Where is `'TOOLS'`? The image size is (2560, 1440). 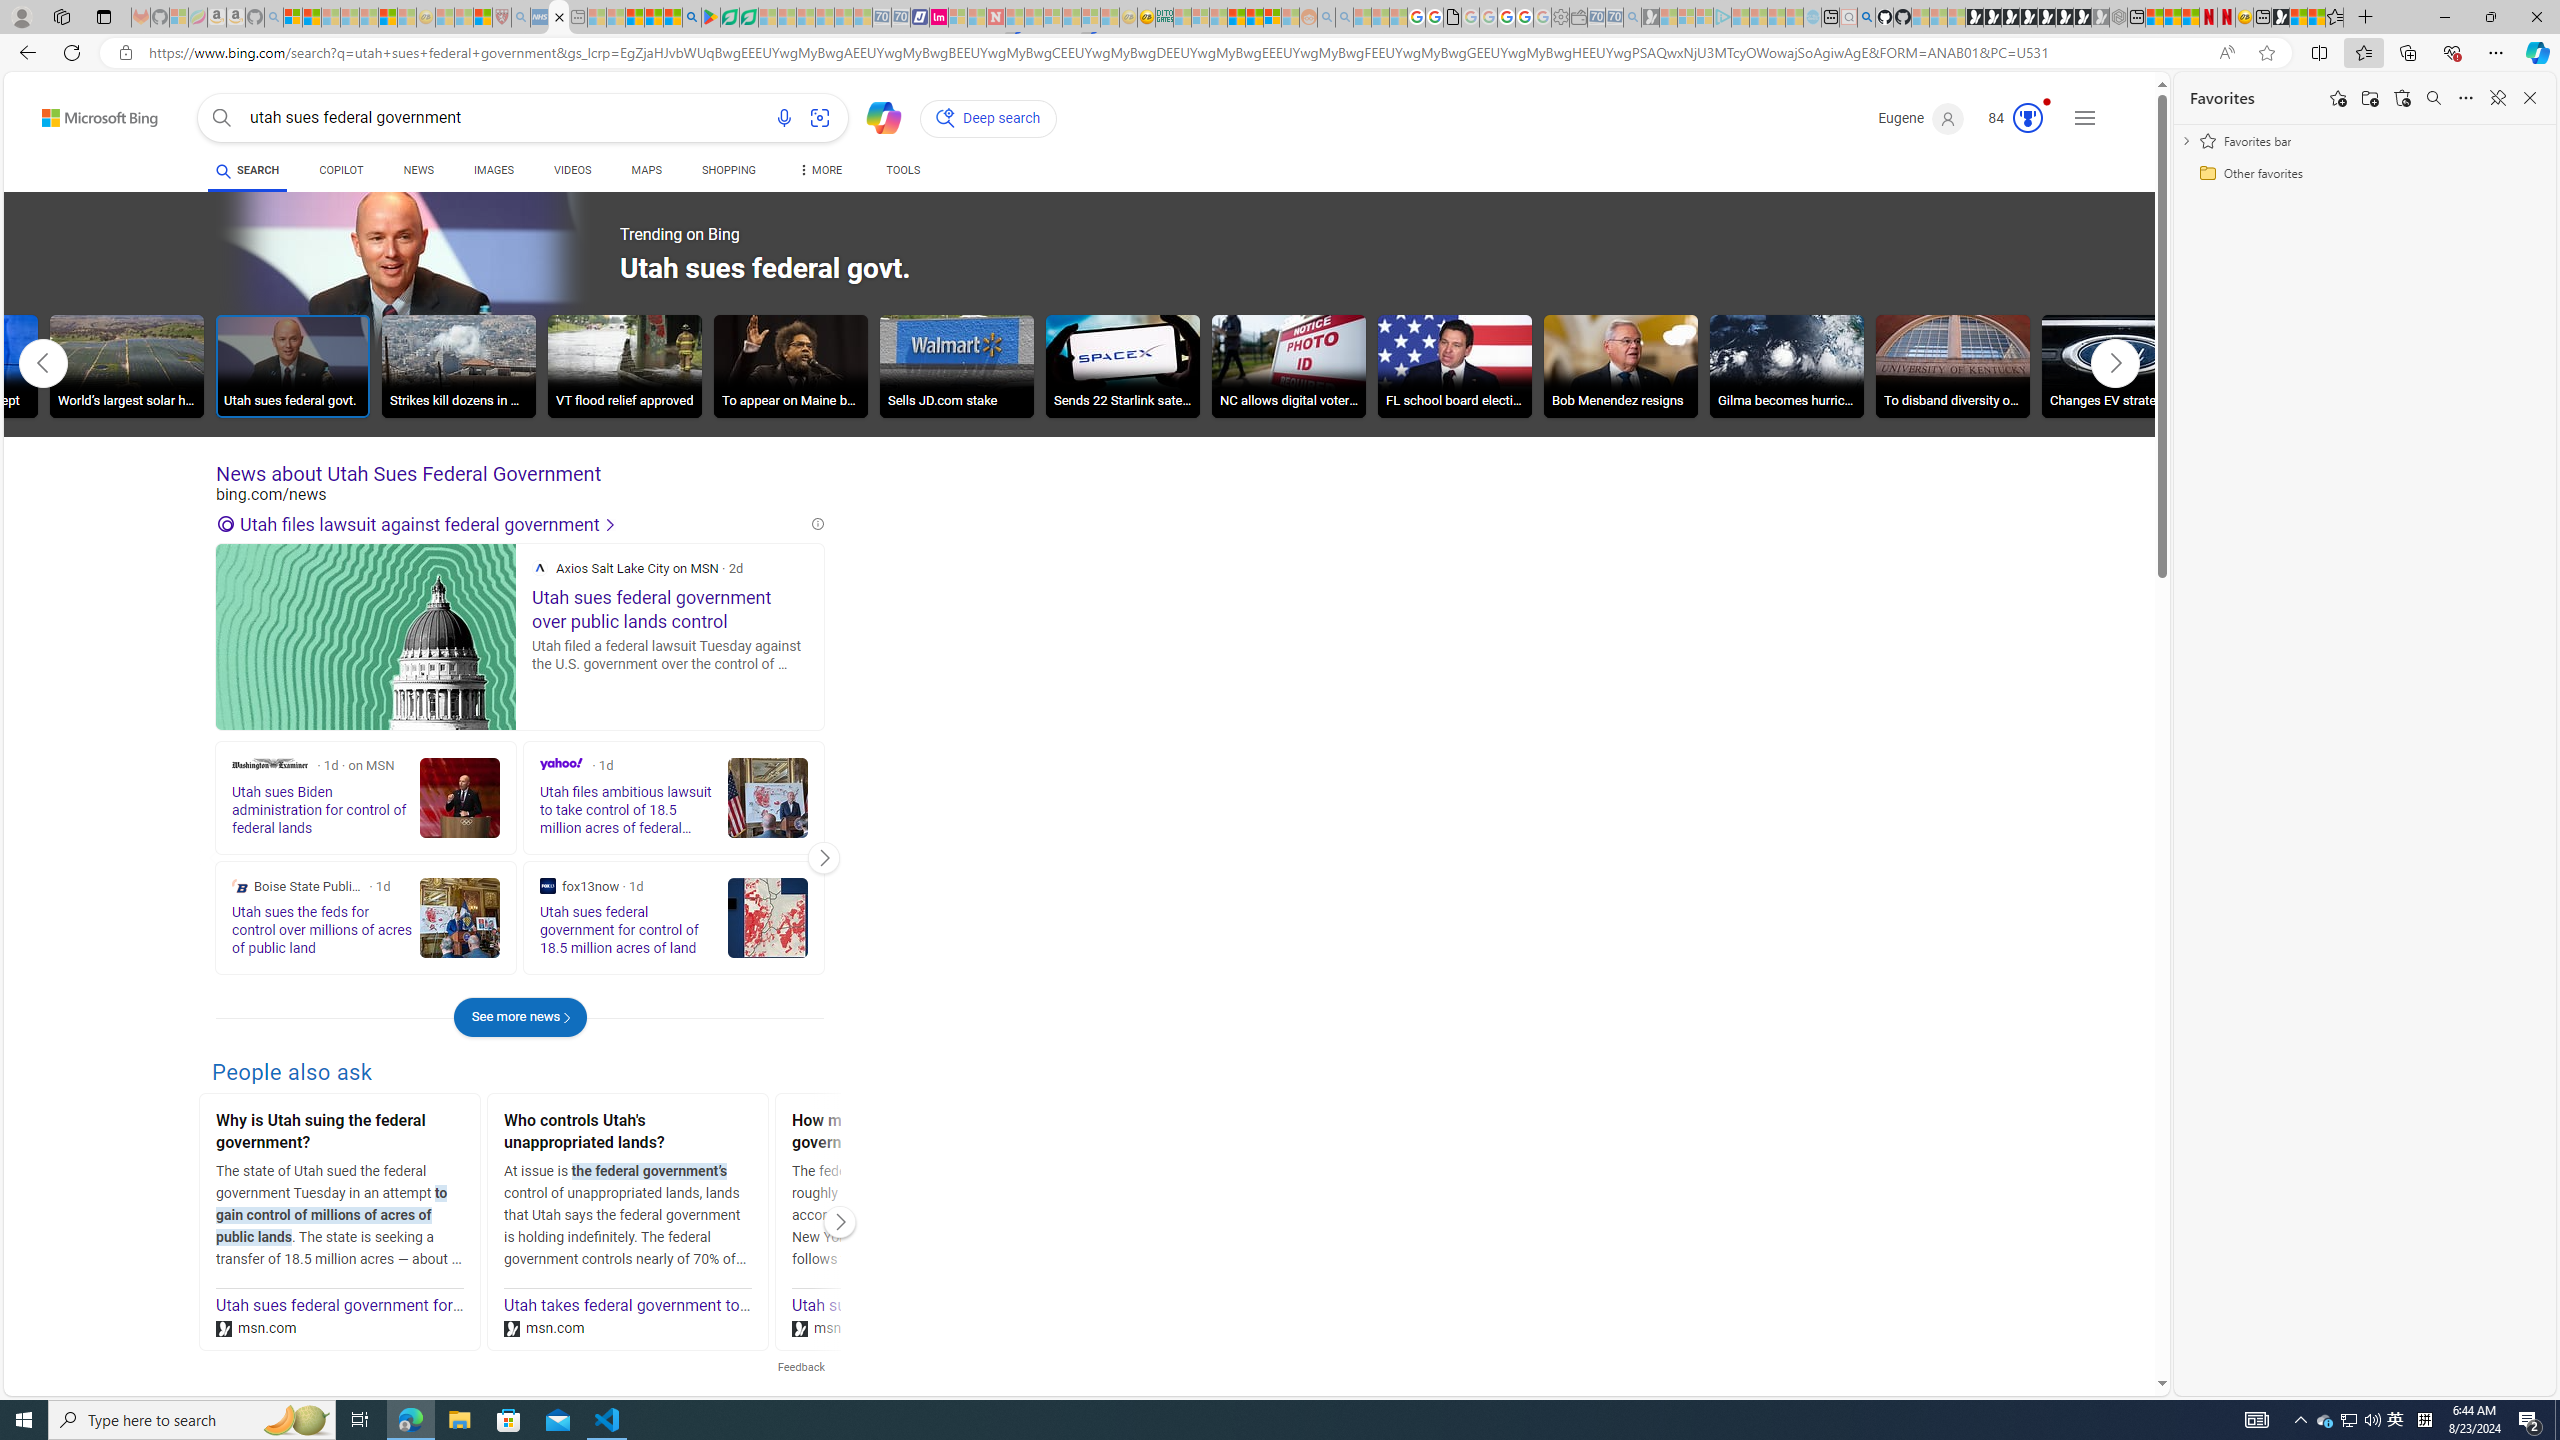
'TOOLS' is located at coordinates (901, 172).